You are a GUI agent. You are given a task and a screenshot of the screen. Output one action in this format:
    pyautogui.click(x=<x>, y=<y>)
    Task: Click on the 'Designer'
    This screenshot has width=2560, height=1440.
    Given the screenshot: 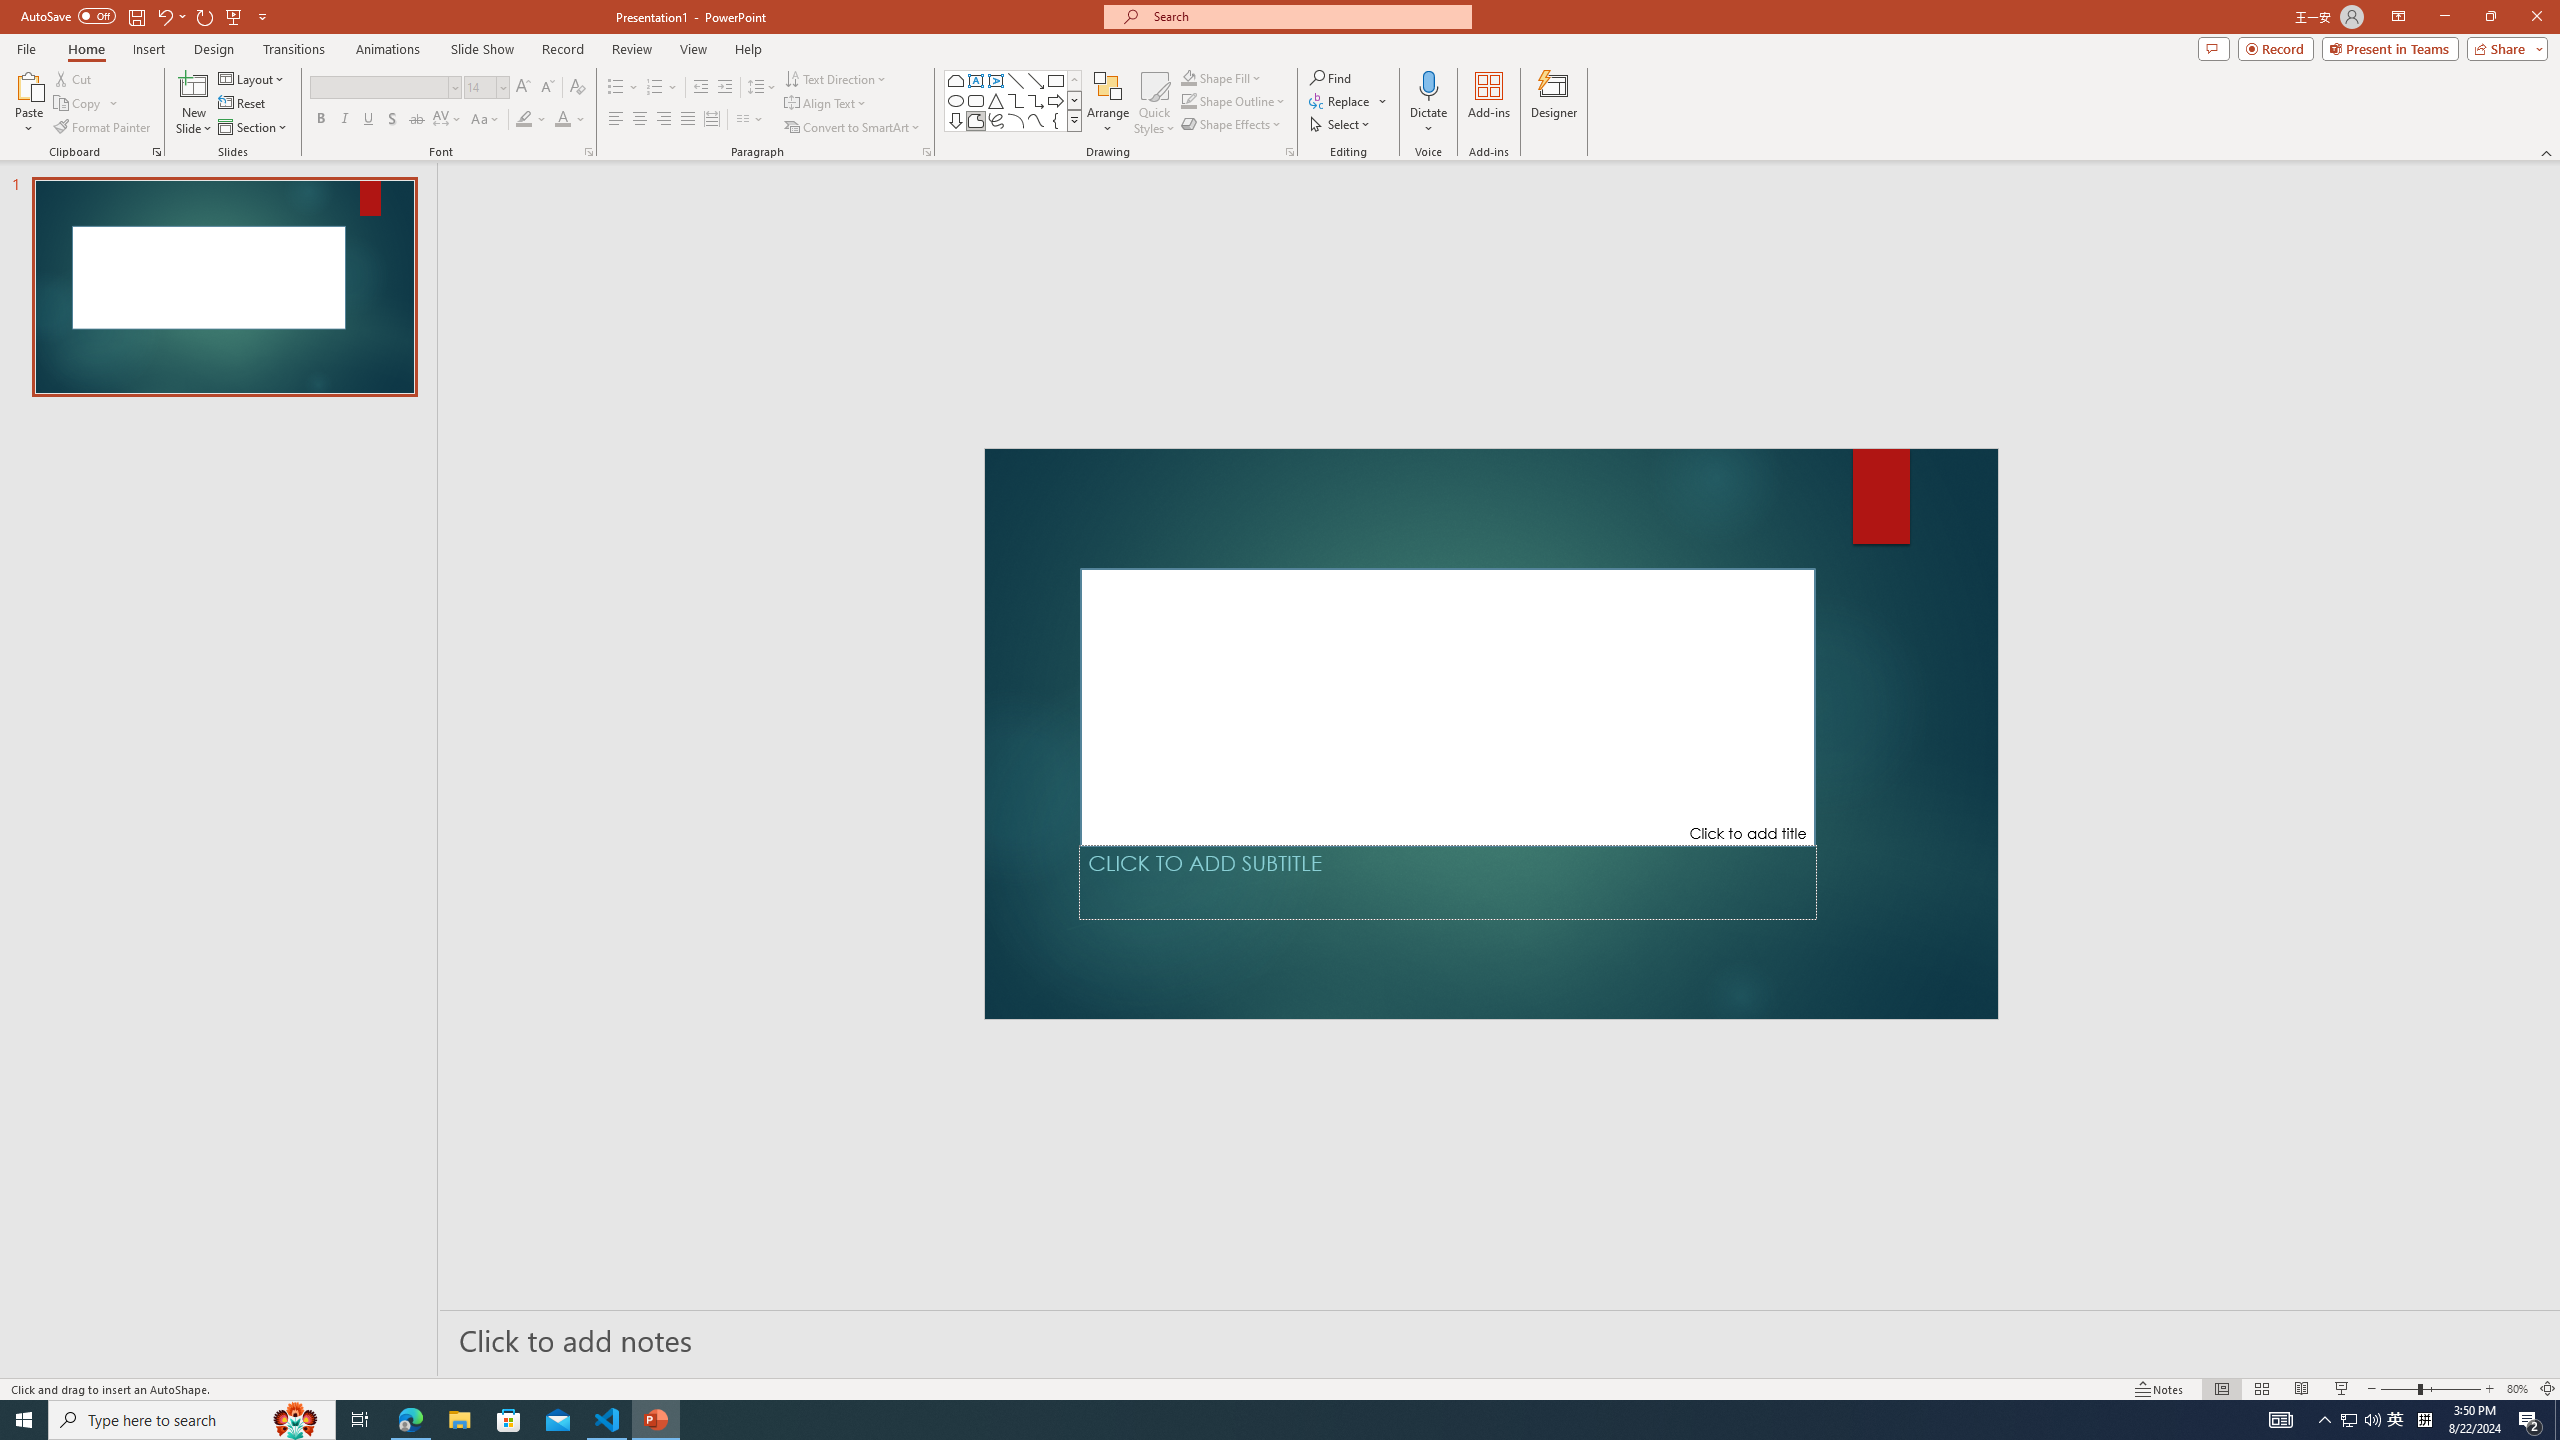 What is the action you would take?
    pyautogui.click(x=1553, y=103)
    